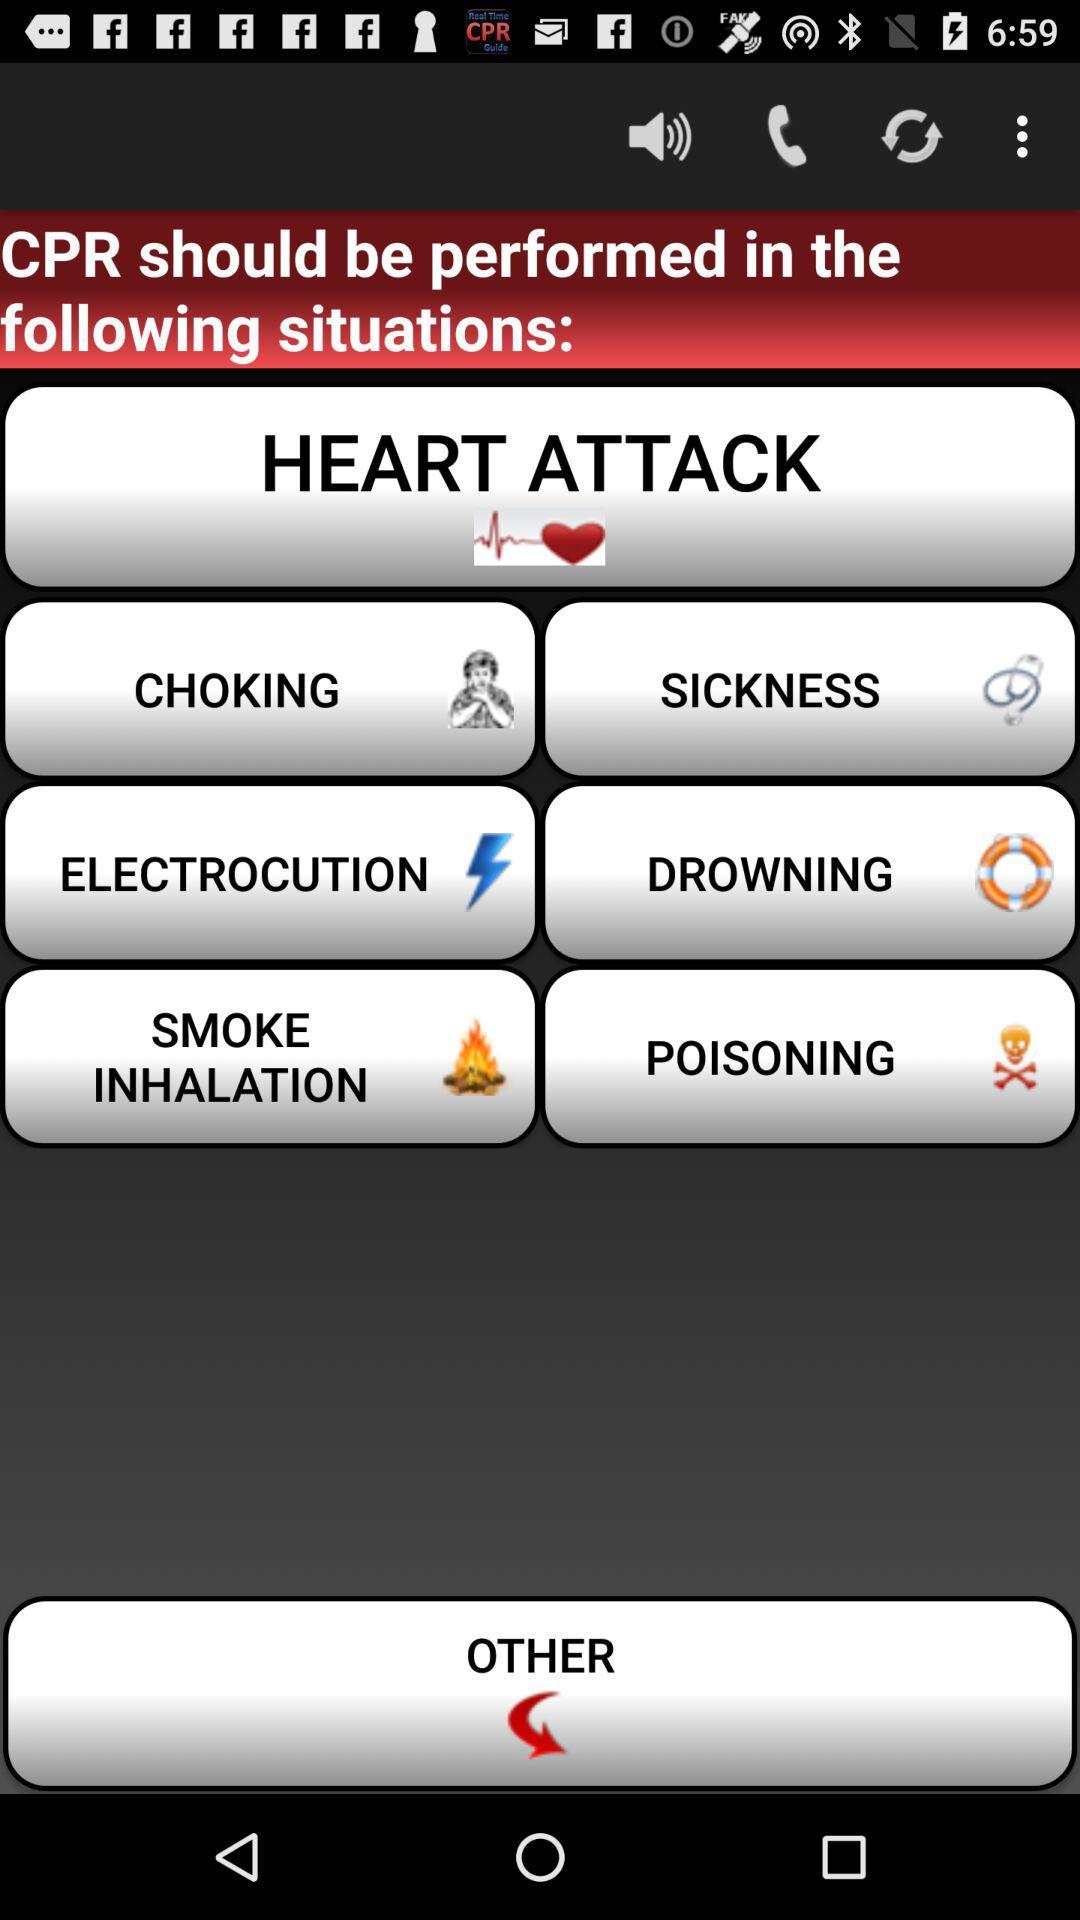 This screenshot has width=1080, height=1920. I want to click on the item above other, so click(270, 1055).